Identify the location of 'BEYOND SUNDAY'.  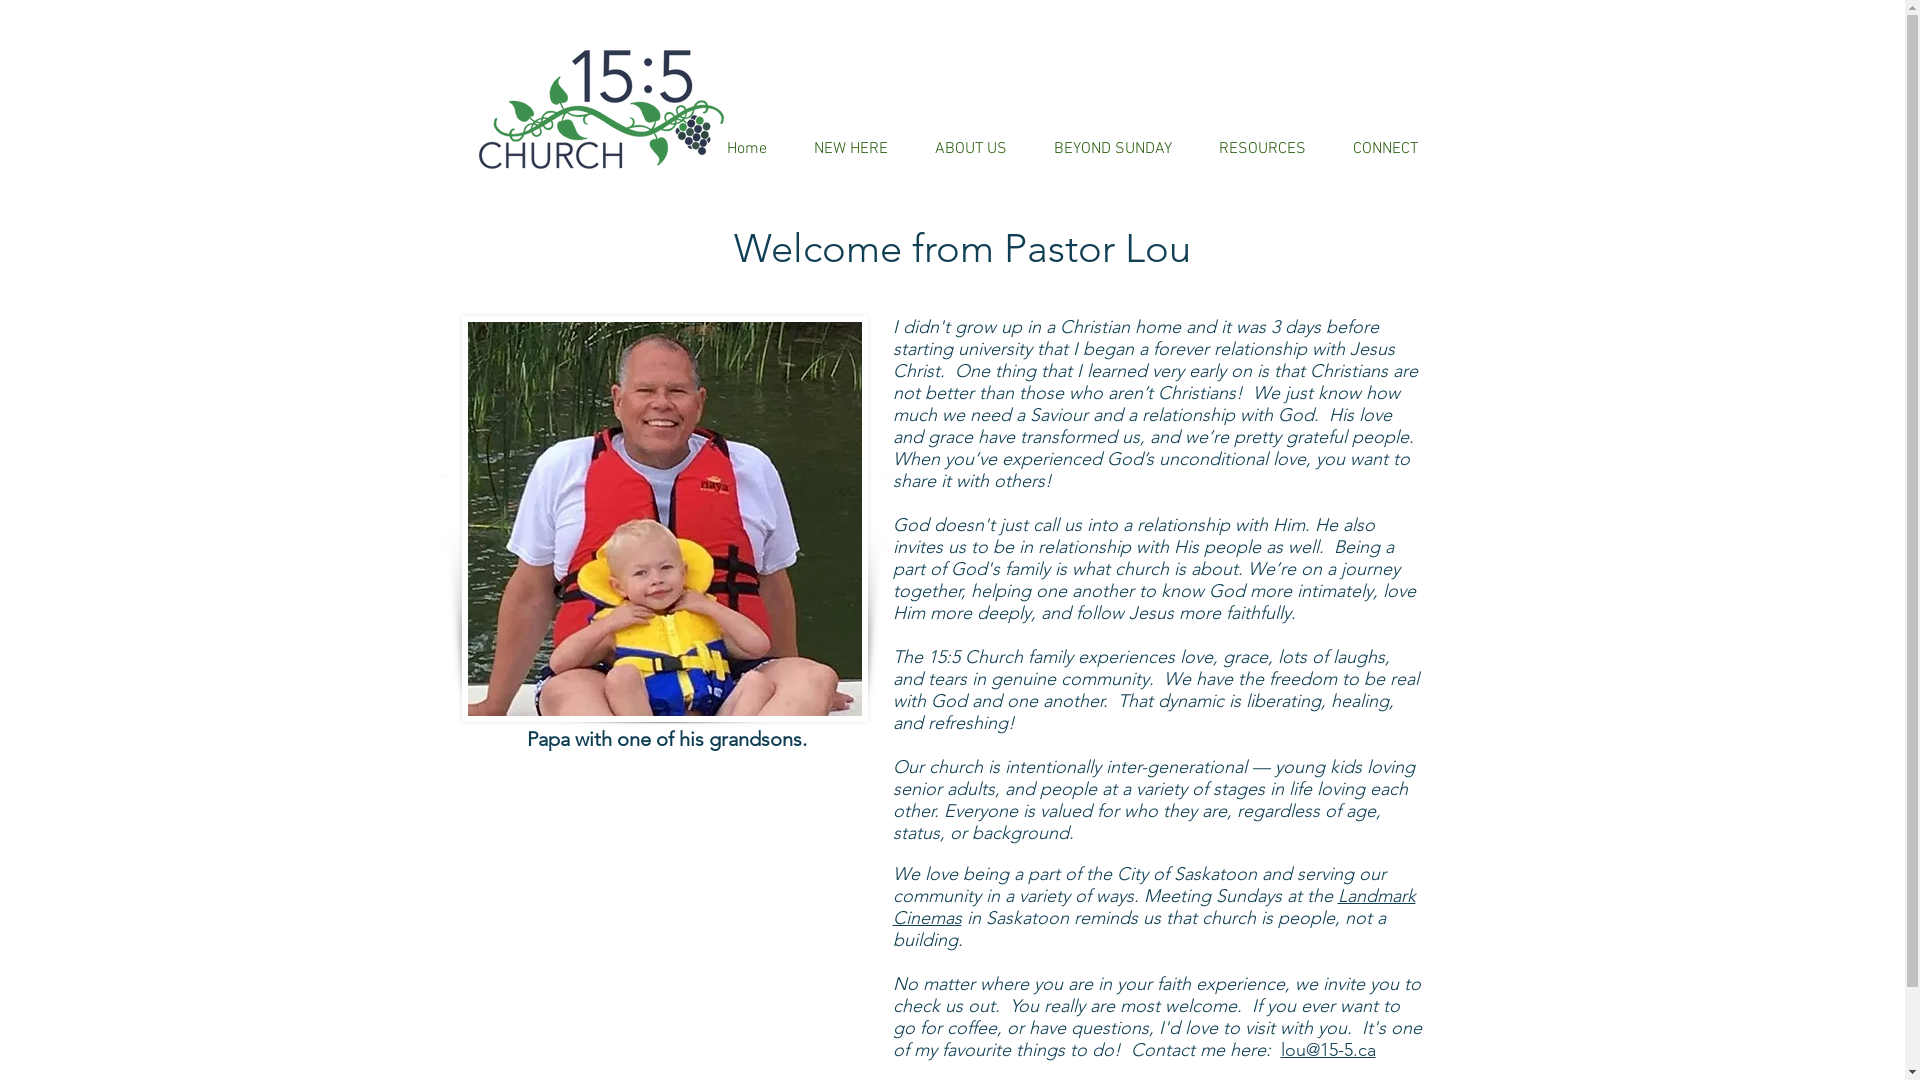
(1111, 148).